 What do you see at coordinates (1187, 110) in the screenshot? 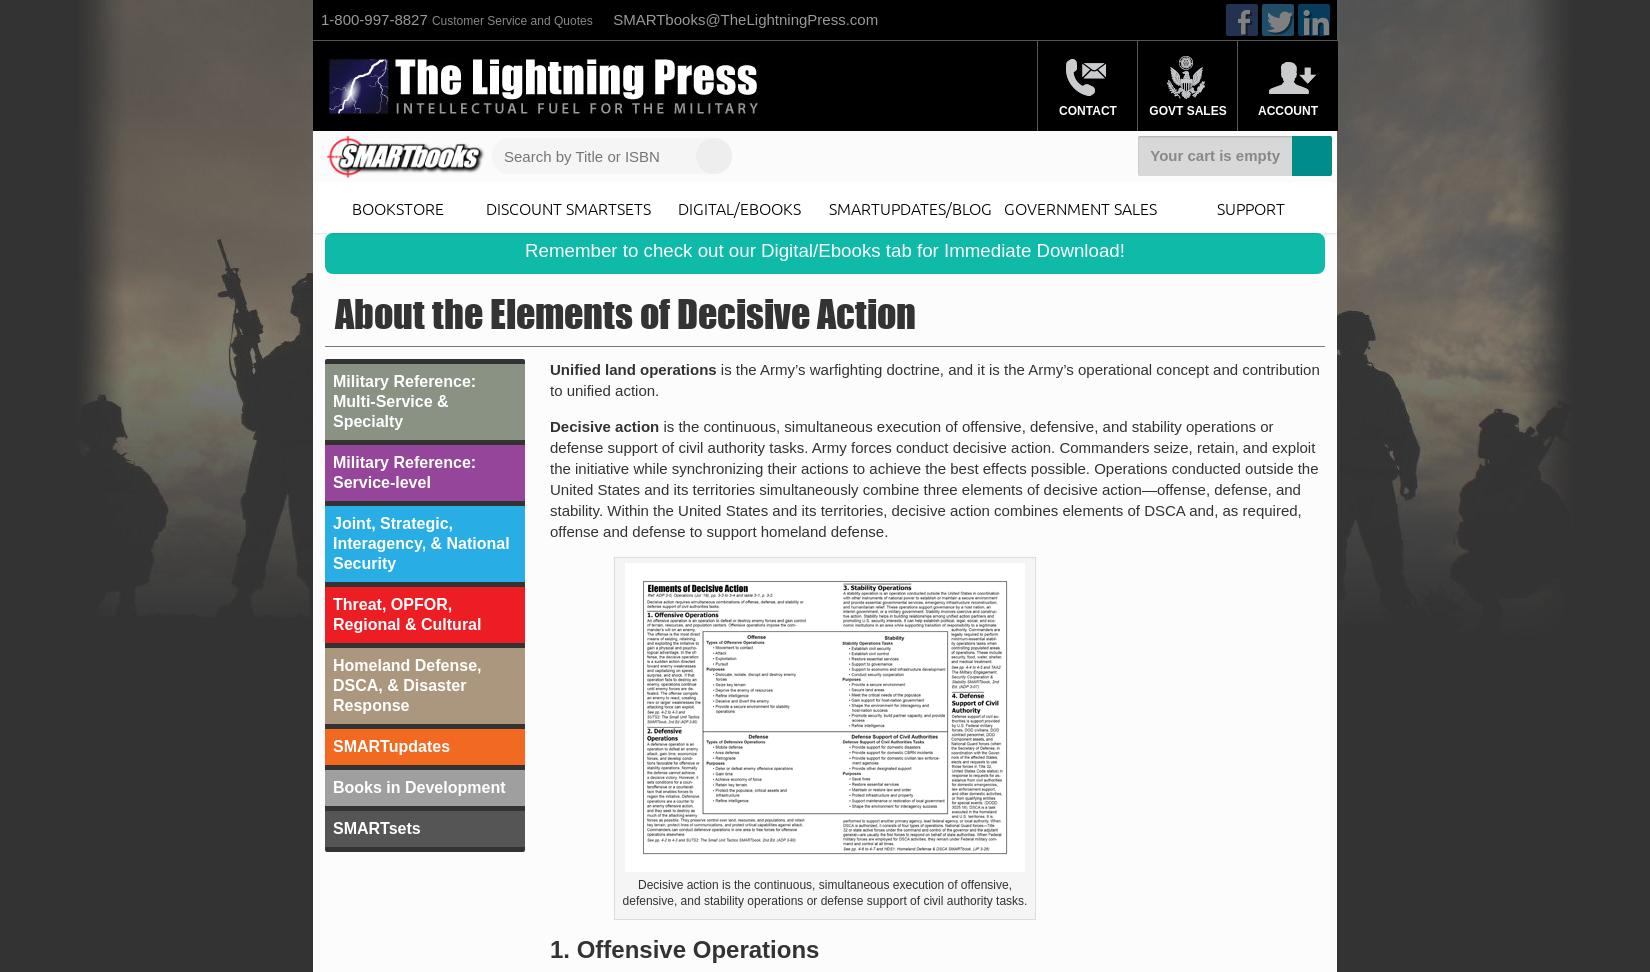
I see `'GOVT SALES'` at bounding box center [1187, 110].